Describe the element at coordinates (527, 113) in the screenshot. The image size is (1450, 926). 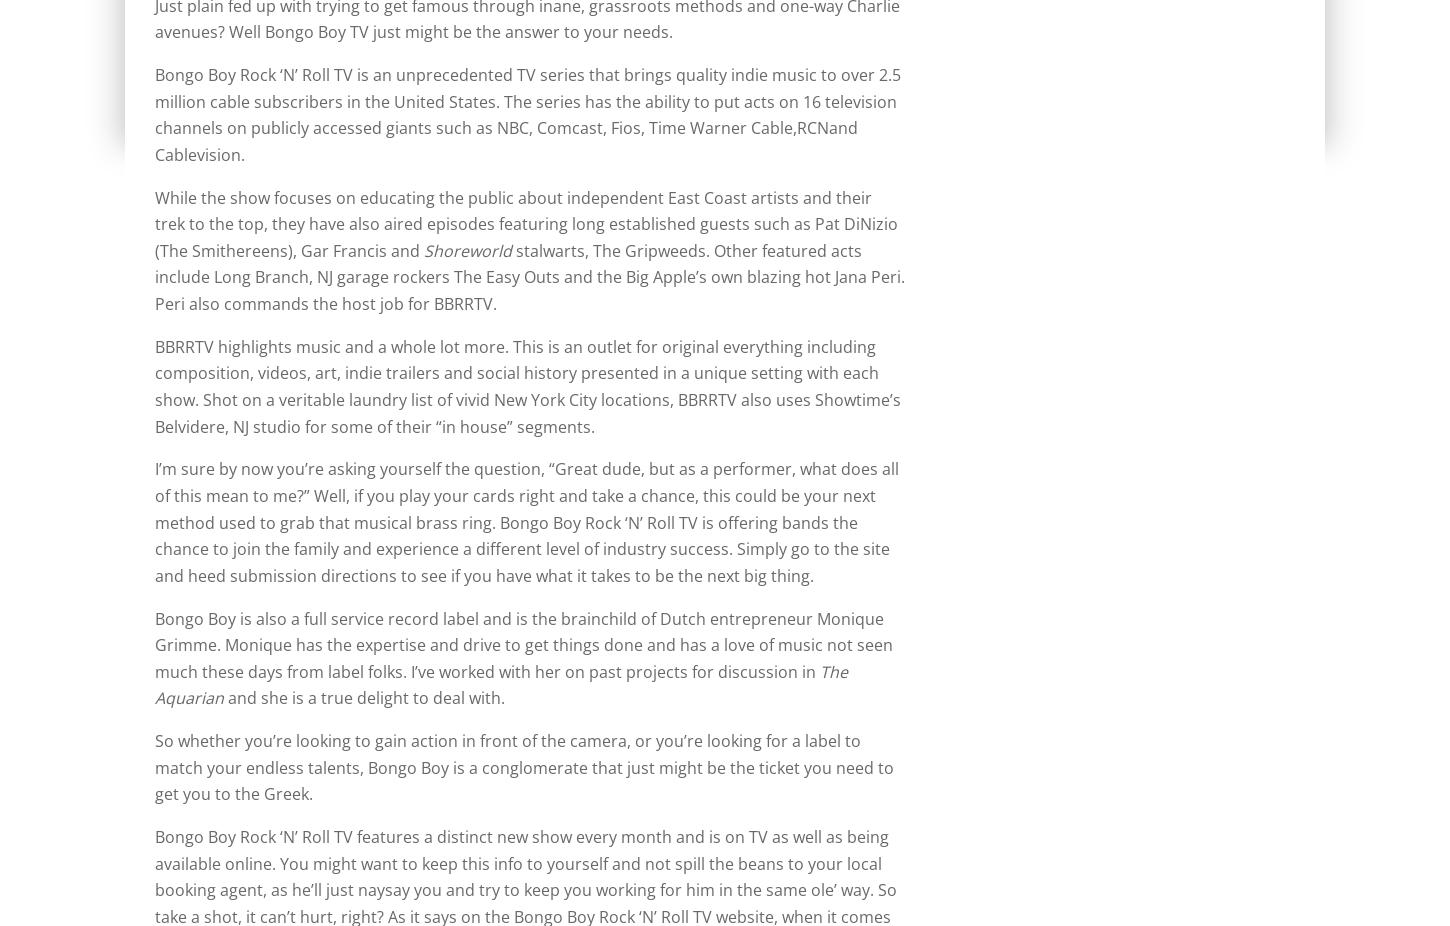
I see `'Bongo Boy Rock ‘N’ Roll TV is an unprecedented TV series that brings quality indie music to over 2.5 million cable subscribers in the United States. The series has the ability to put acts on 16 television channels on publicly accessed giants such as NBC, Comcast, Fios, Time Warner Cable,RCNand Cablevision.'` at that location.